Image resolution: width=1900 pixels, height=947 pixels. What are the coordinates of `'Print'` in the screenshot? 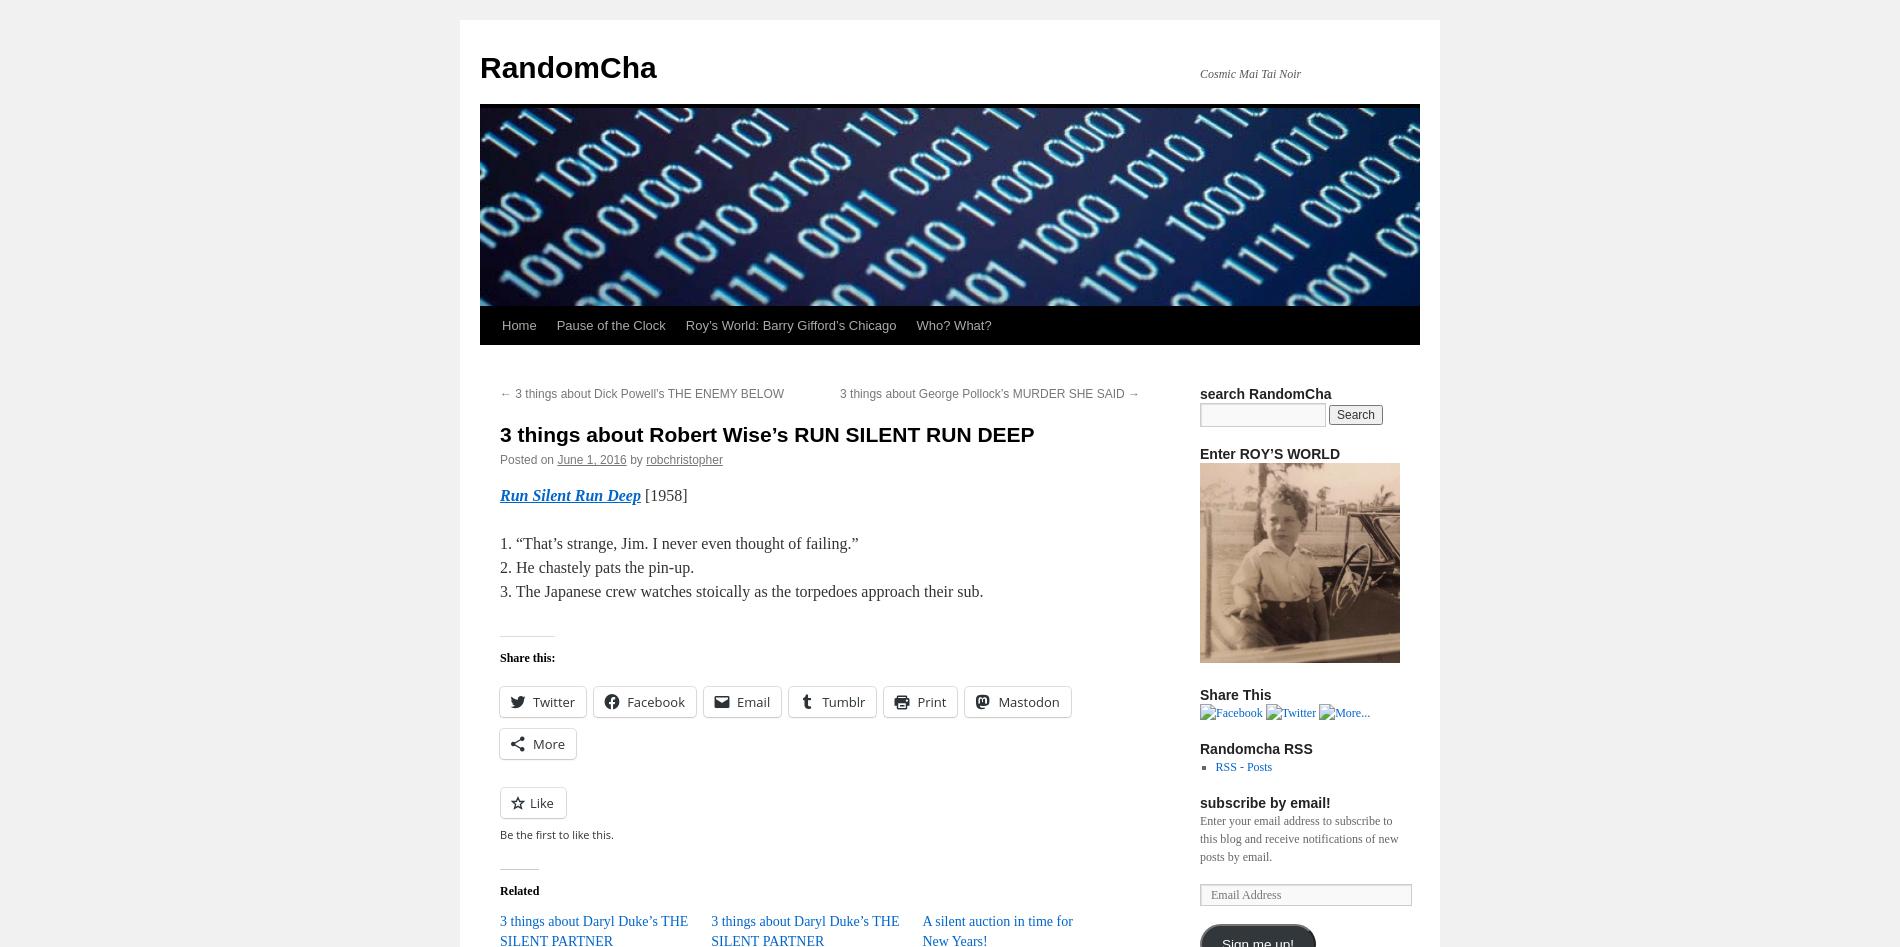 It's located at (915, 701).